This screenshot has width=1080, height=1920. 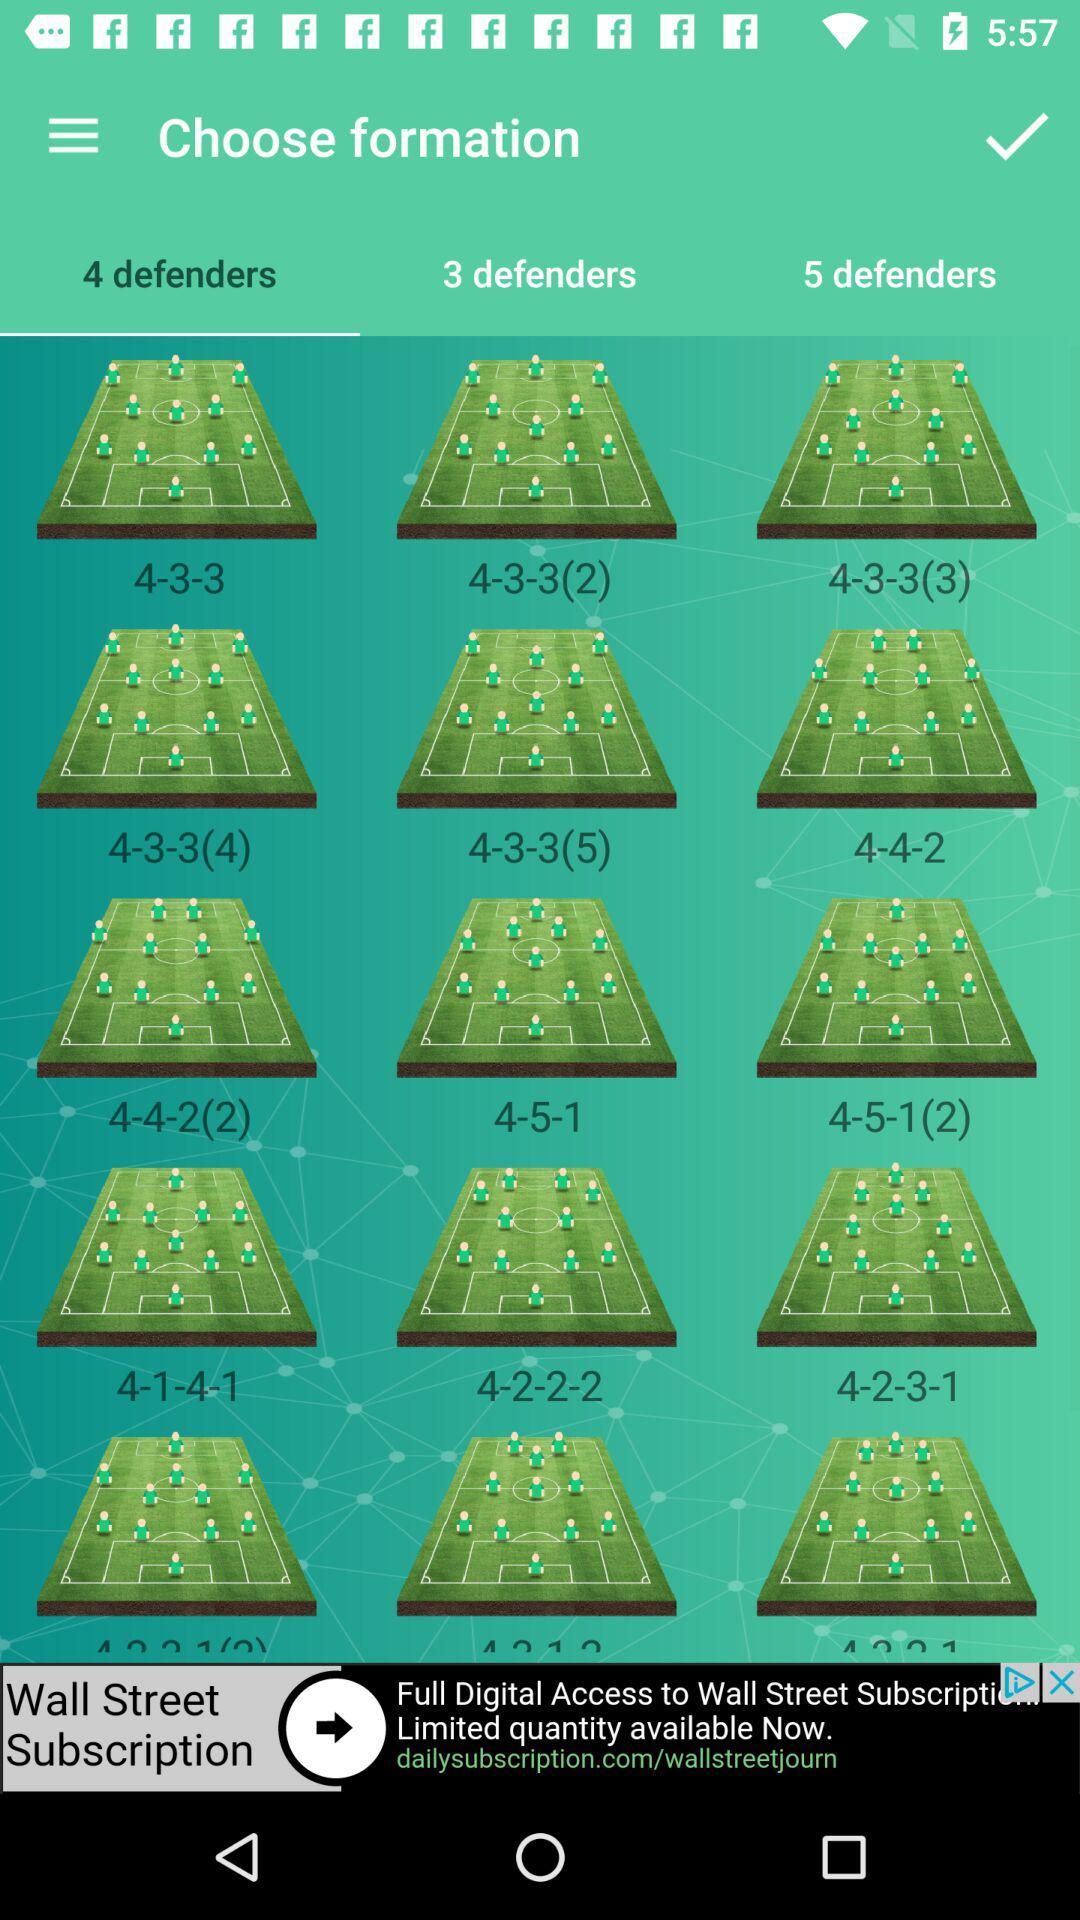 What do you see at coordinates (540, 1523) in the screenshot?
I see `the image which is below the 4222` at bounding box center [540, 1523].